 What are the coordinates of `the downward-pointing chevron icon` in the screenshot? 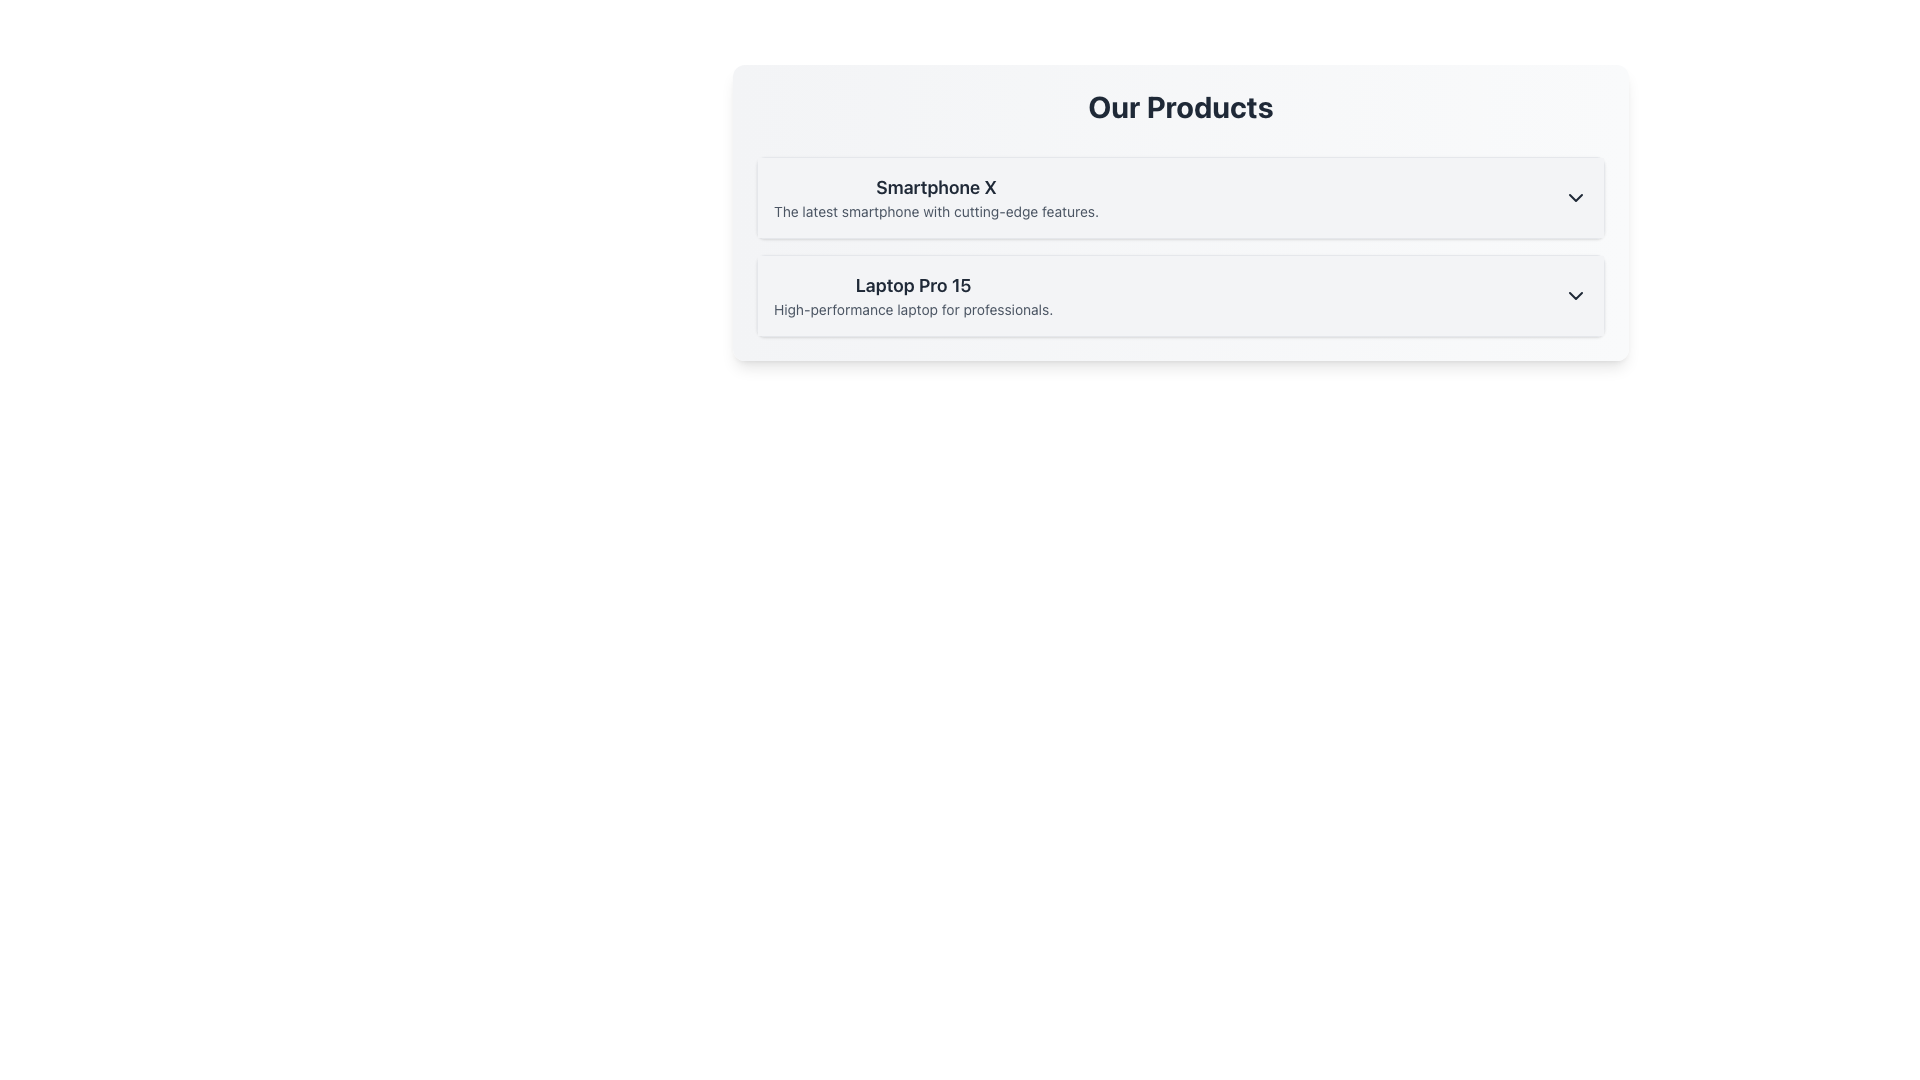 It's located at (1574, 197).